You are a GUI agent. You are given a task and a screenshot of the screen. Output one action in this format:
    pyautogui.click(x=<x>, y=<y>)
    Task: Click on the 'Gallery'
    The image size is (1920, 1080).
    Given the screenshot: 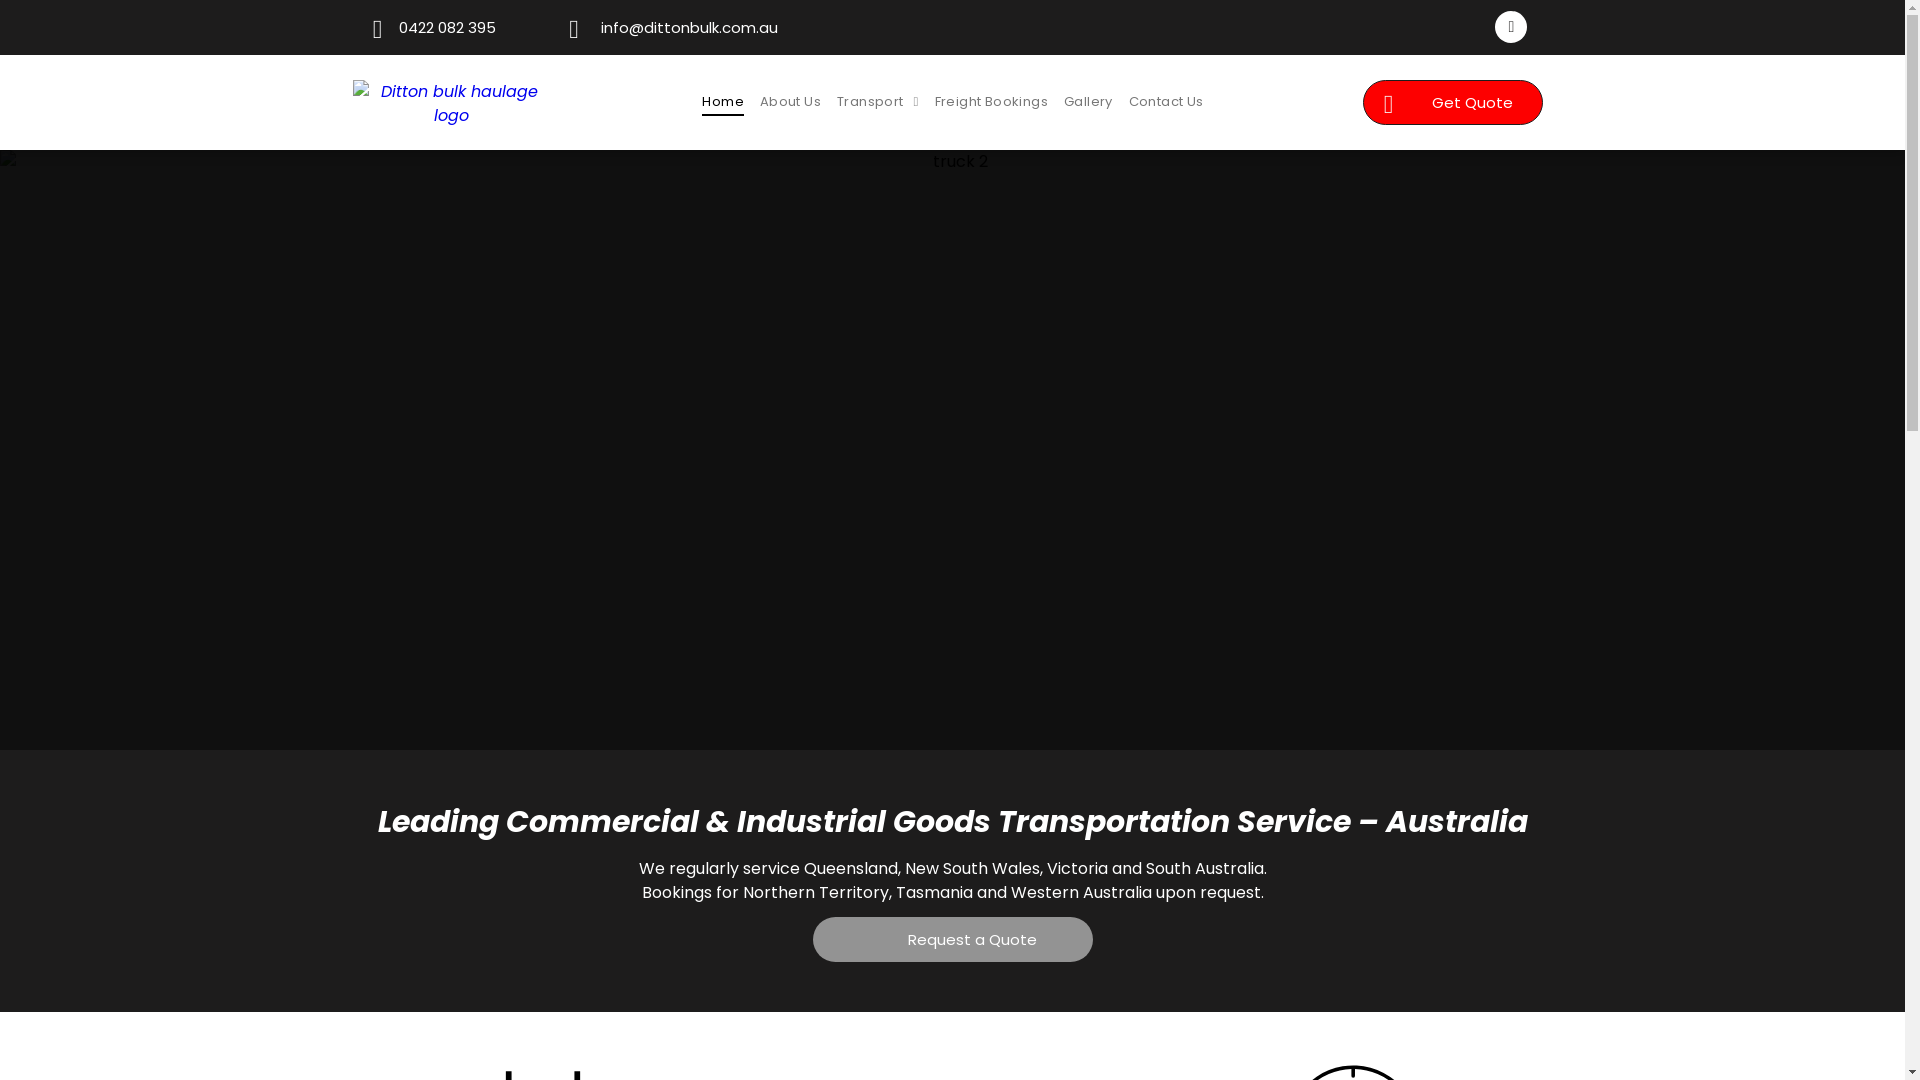 What is the action you would take?
    pyautogui.click(x=1087, y=101)
    